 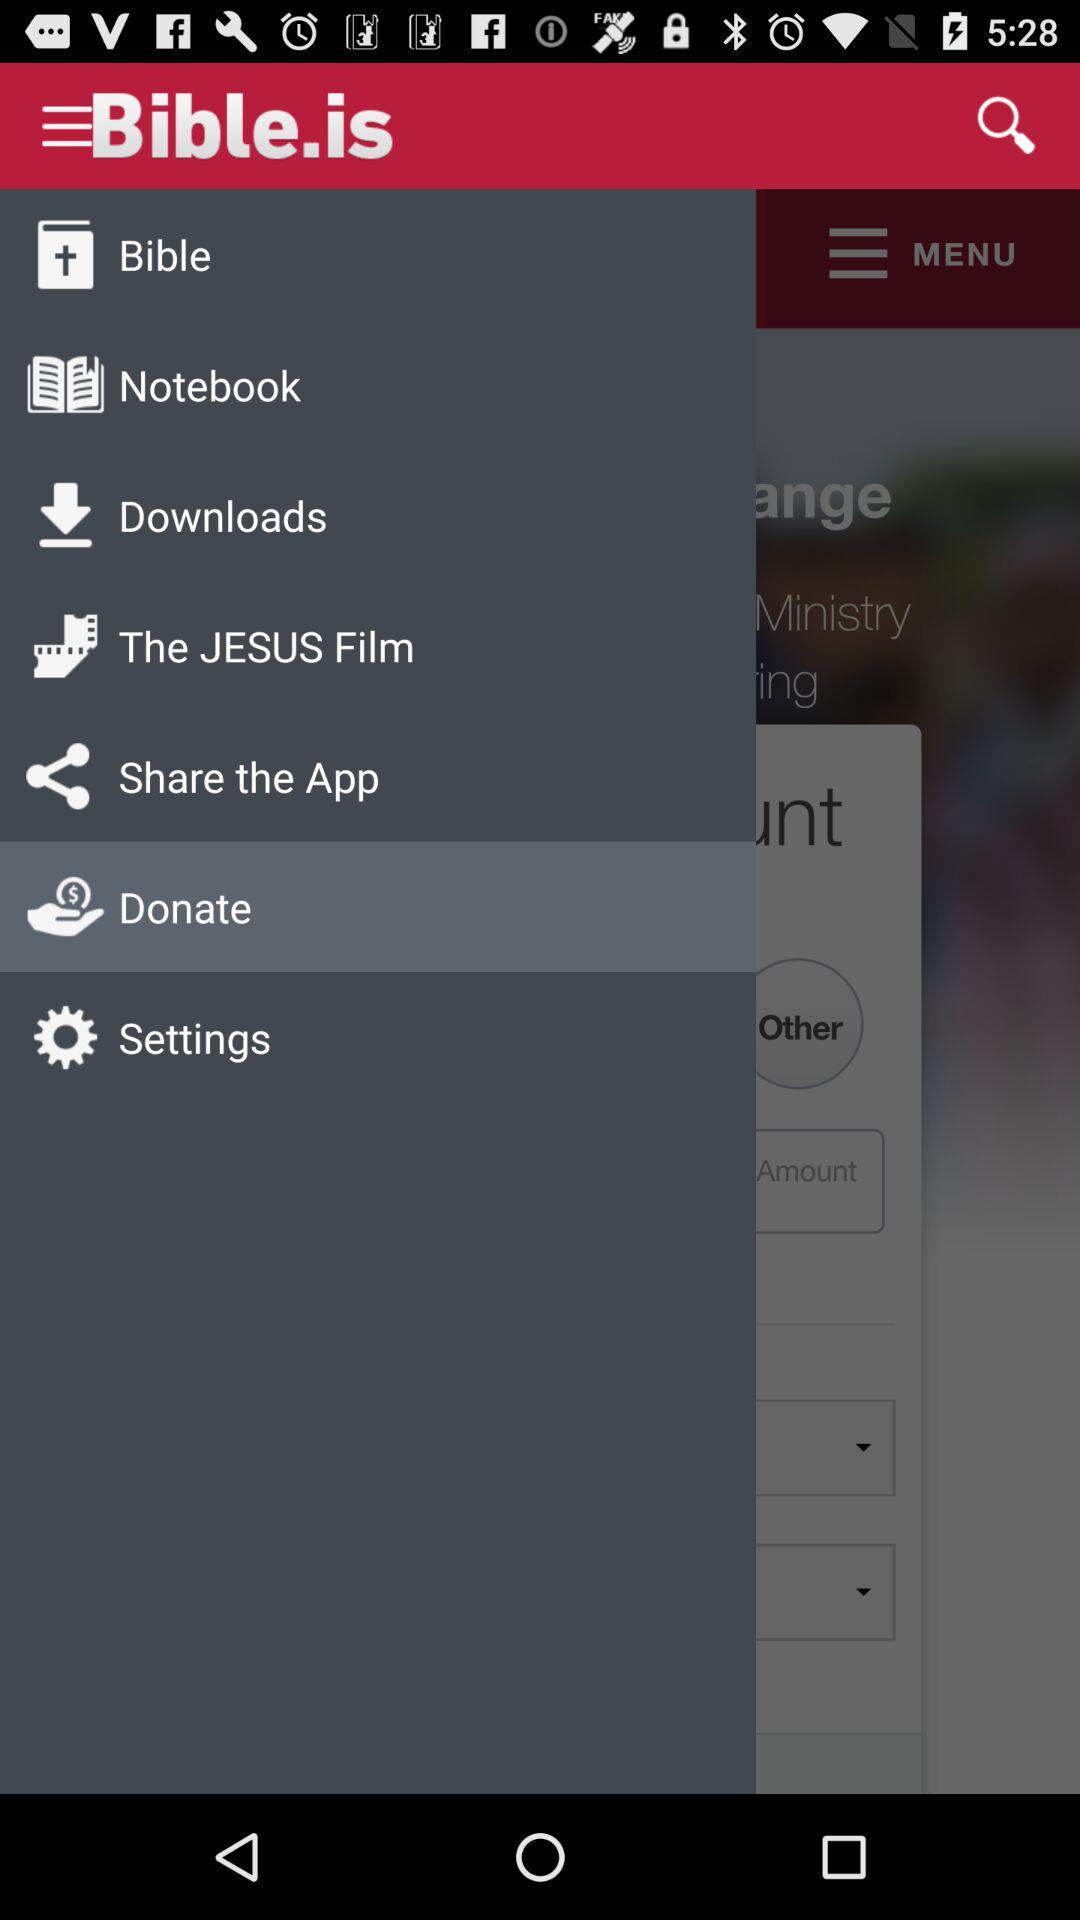 I want to click on the app below the notebook, so click(x=223, y=515).